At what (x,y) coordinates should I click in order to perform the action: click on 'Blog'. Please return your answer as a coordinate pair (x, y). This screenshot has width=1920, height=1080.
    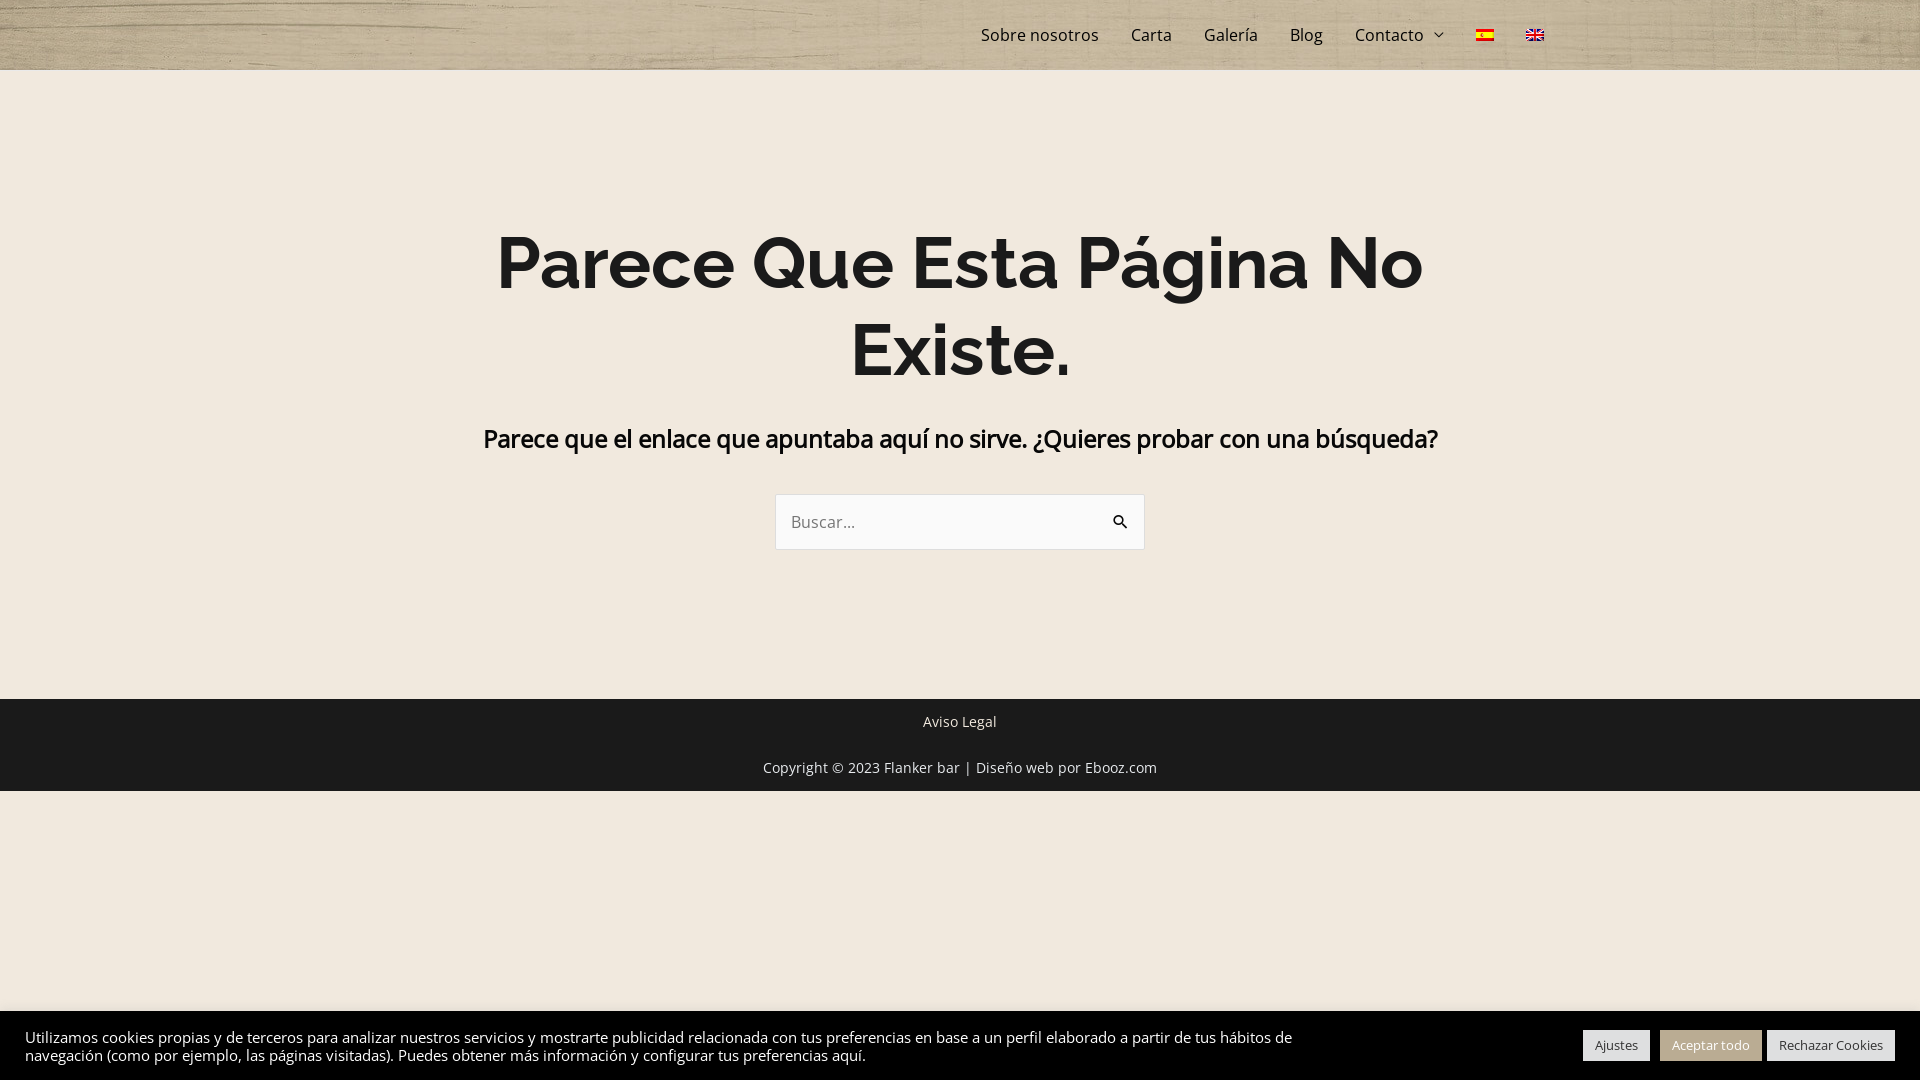
    Looking at the image, I should click on (1306, 34).